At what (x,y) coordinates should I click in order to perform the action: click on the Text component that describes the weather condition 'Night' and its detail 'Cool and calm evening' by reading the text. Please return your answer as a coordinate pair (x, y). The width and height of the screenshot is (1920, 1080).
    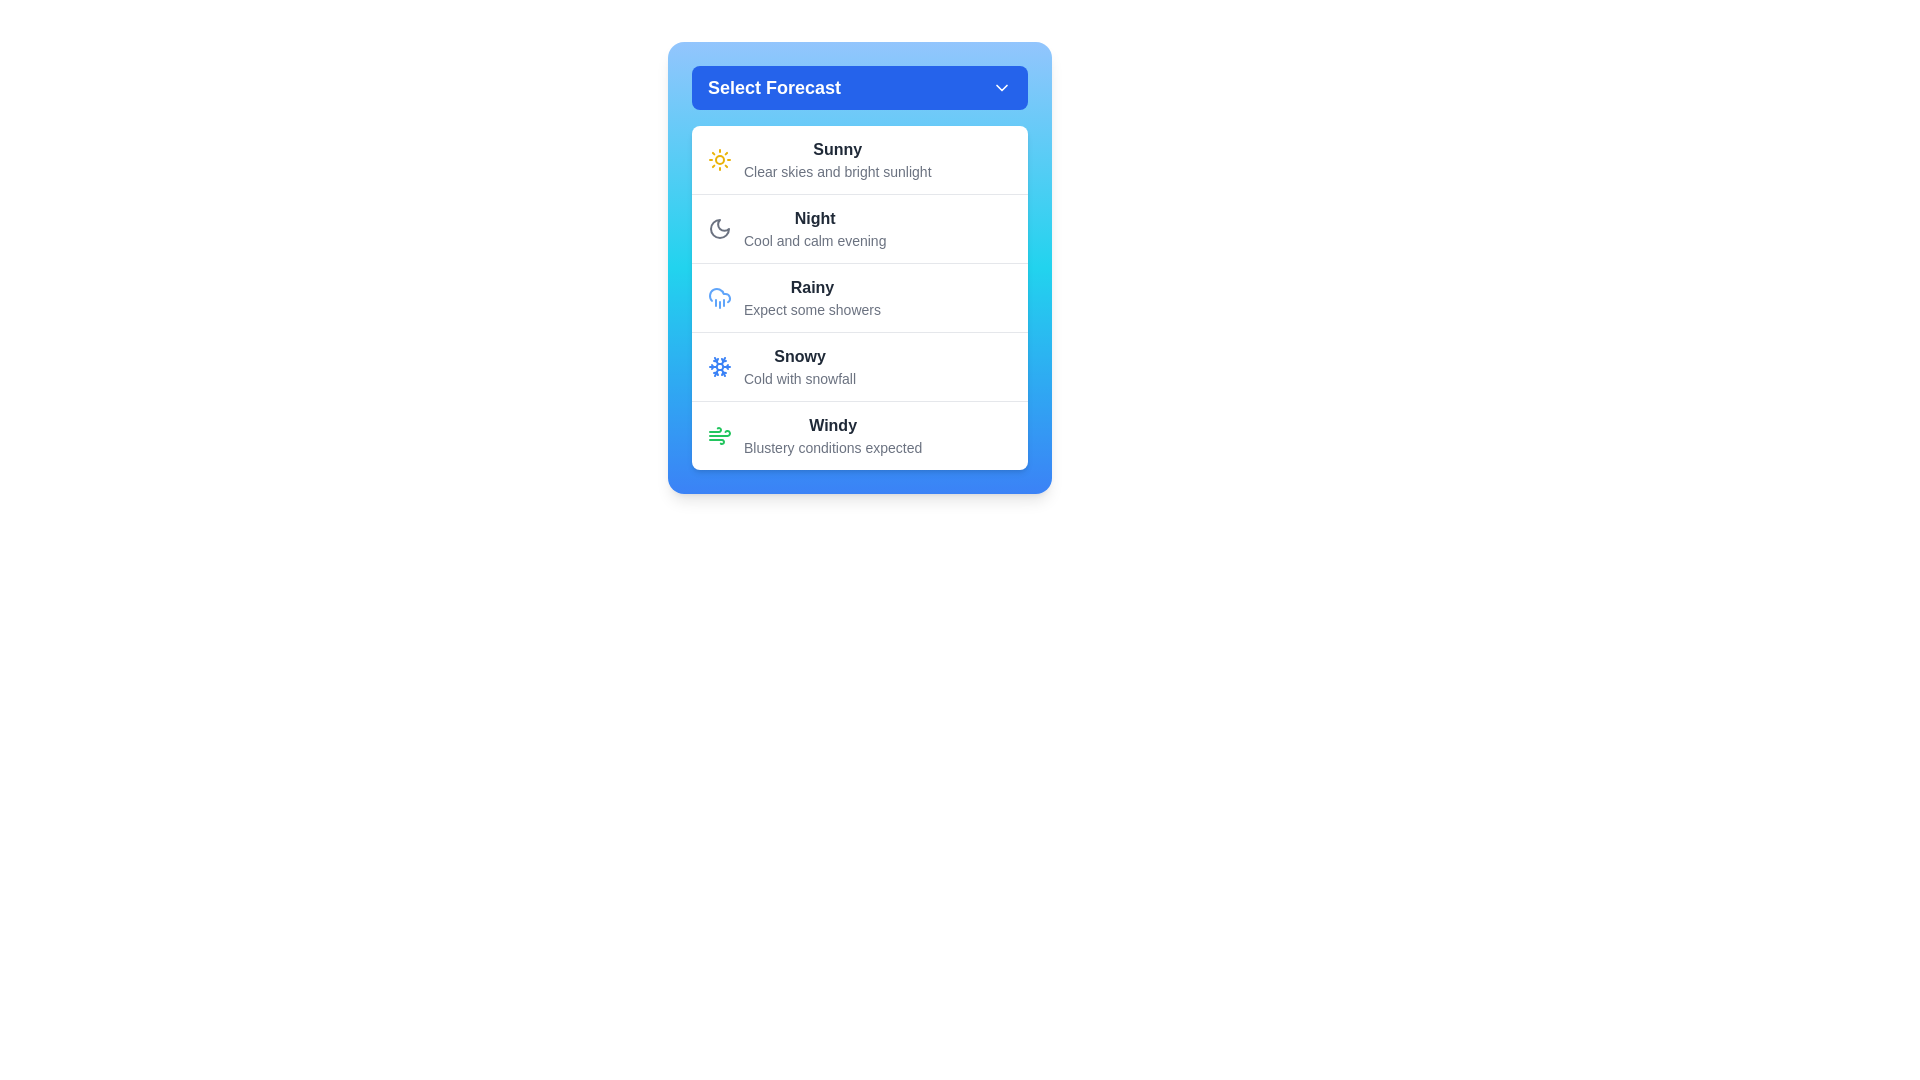
    Looking at the image, I should click on (815, 227).